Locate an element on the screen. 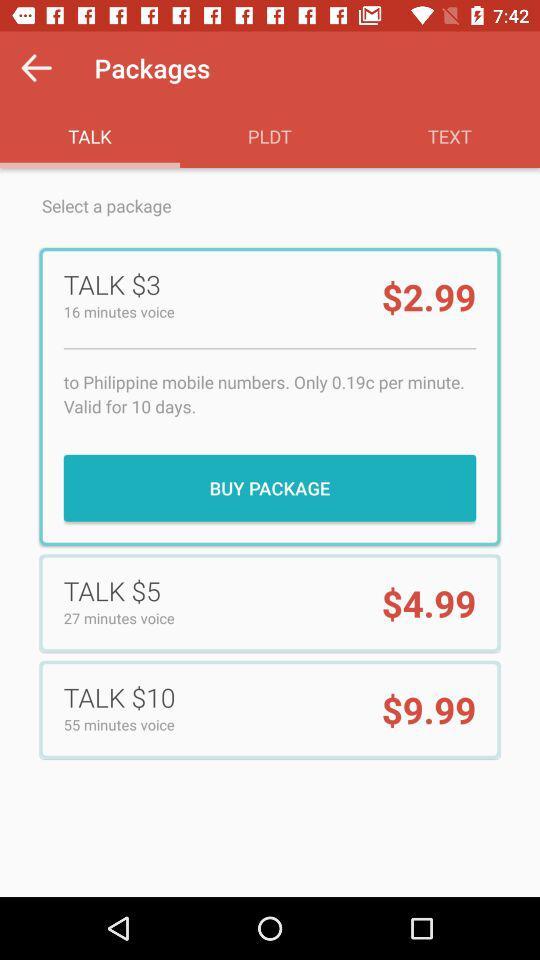  icon next to the packages icon is located at coordinates (36, 68).